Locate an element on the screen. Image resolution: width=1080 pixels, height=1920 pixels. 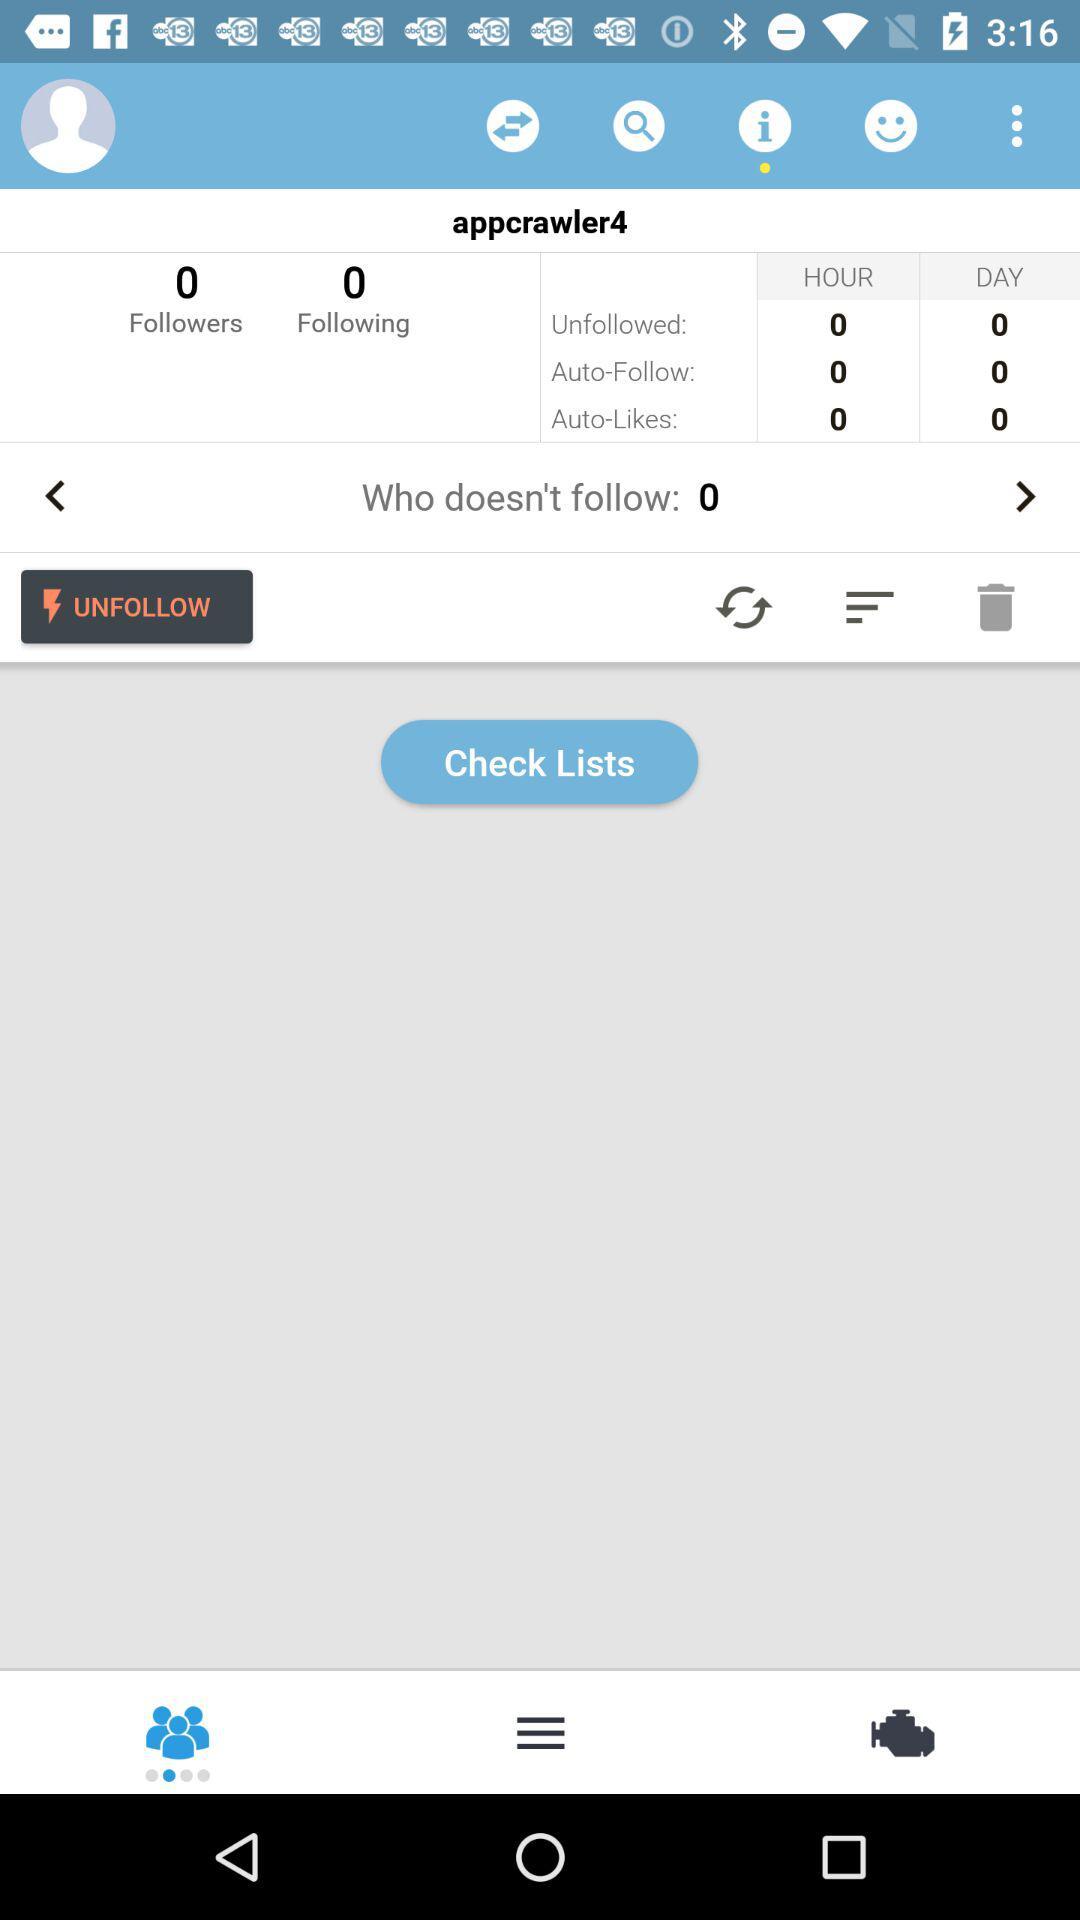
more options is located at coordinates (1017, 124).